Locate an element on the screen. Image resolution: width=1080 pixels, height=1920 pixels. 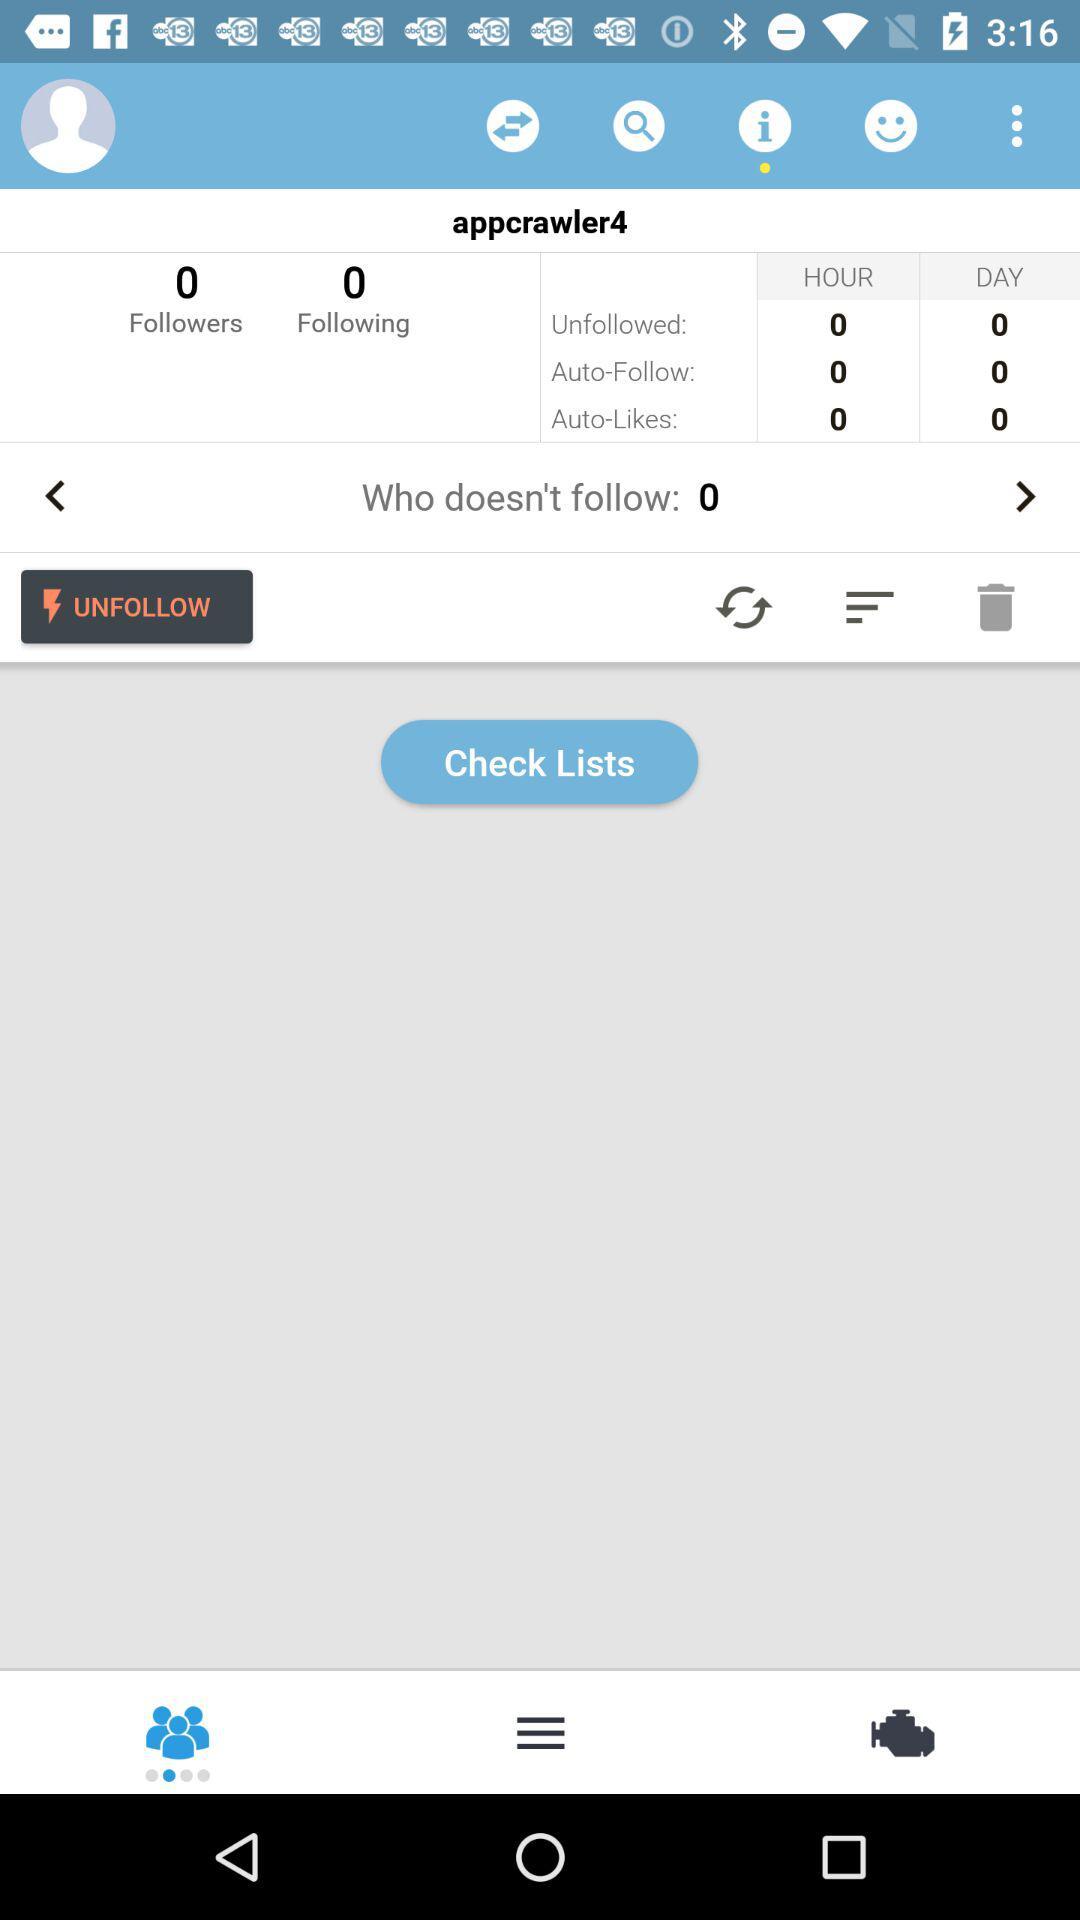
more options is located at coordinates (1017, 124).